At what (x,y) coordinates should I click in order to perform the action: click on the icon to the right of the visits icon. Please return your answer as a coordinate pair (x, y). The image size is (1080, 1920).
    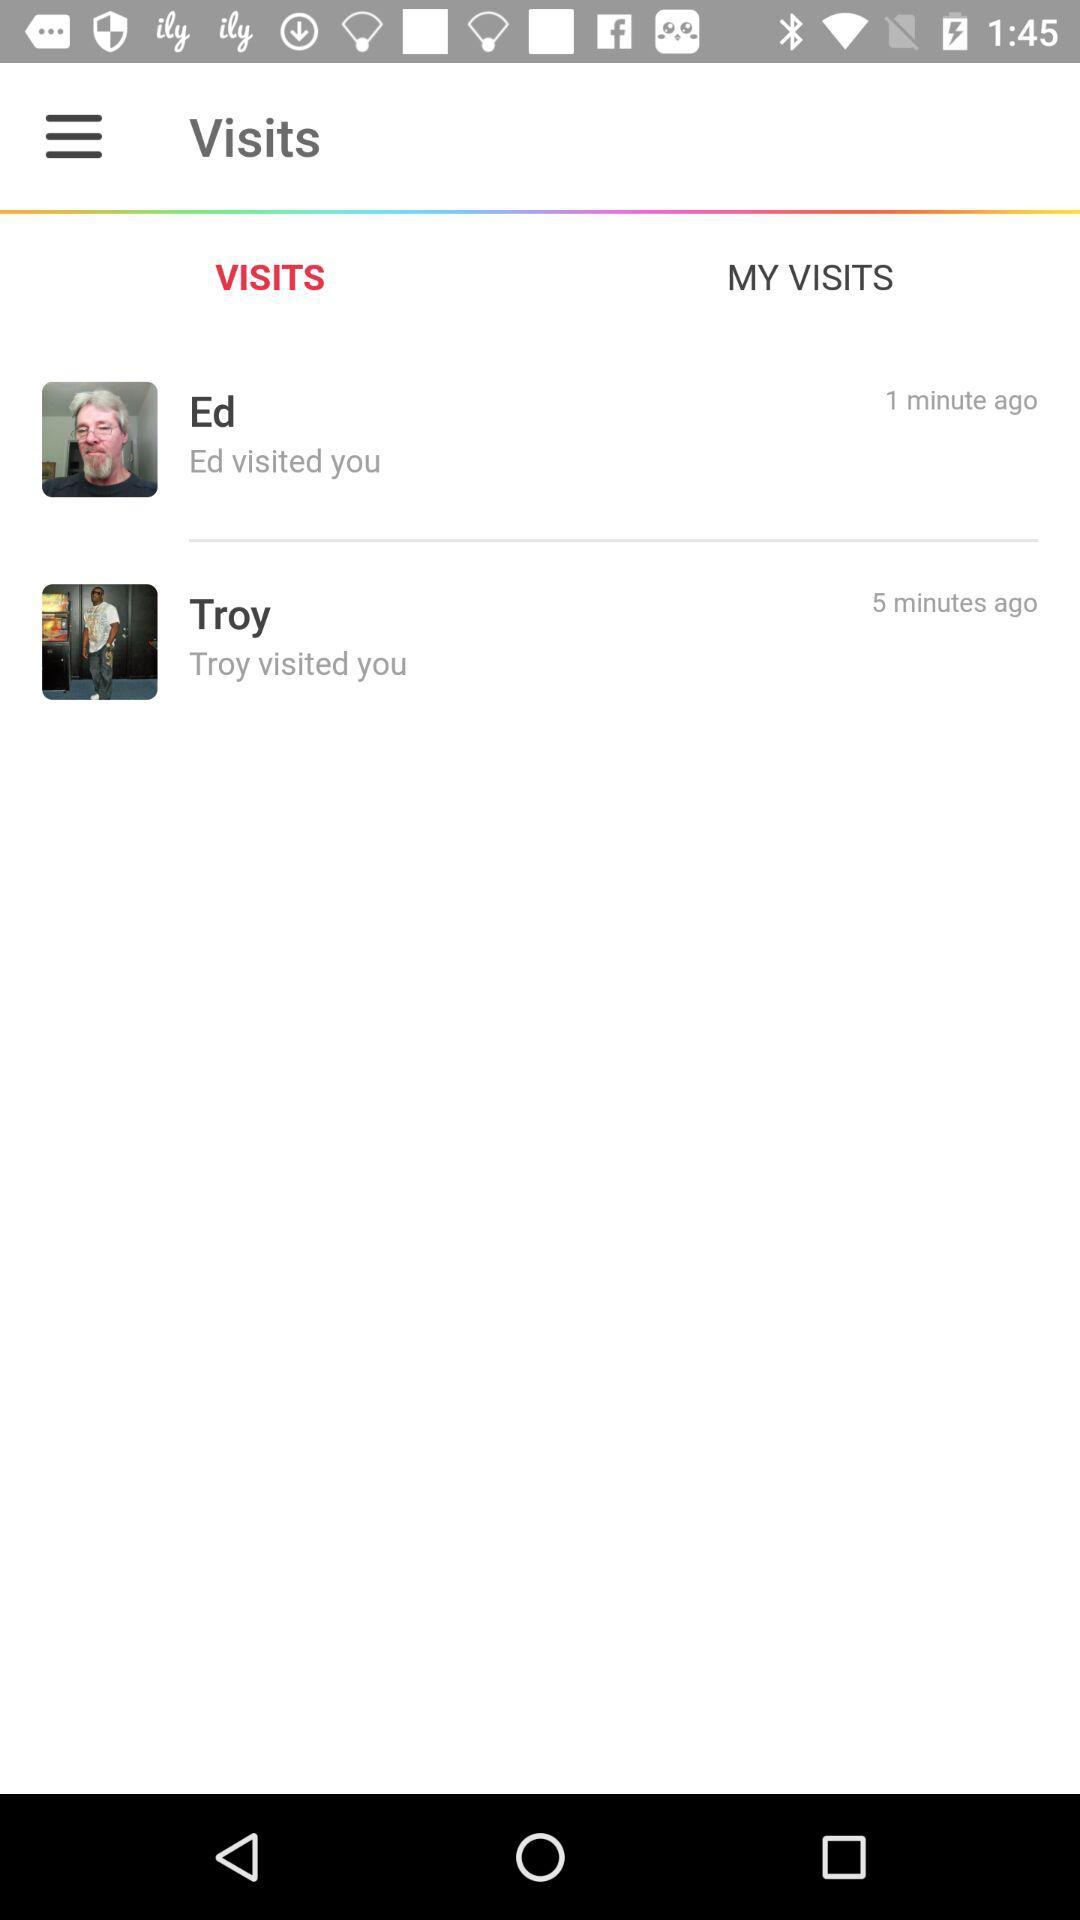
    Looking at the image, I should click on (810, 275).